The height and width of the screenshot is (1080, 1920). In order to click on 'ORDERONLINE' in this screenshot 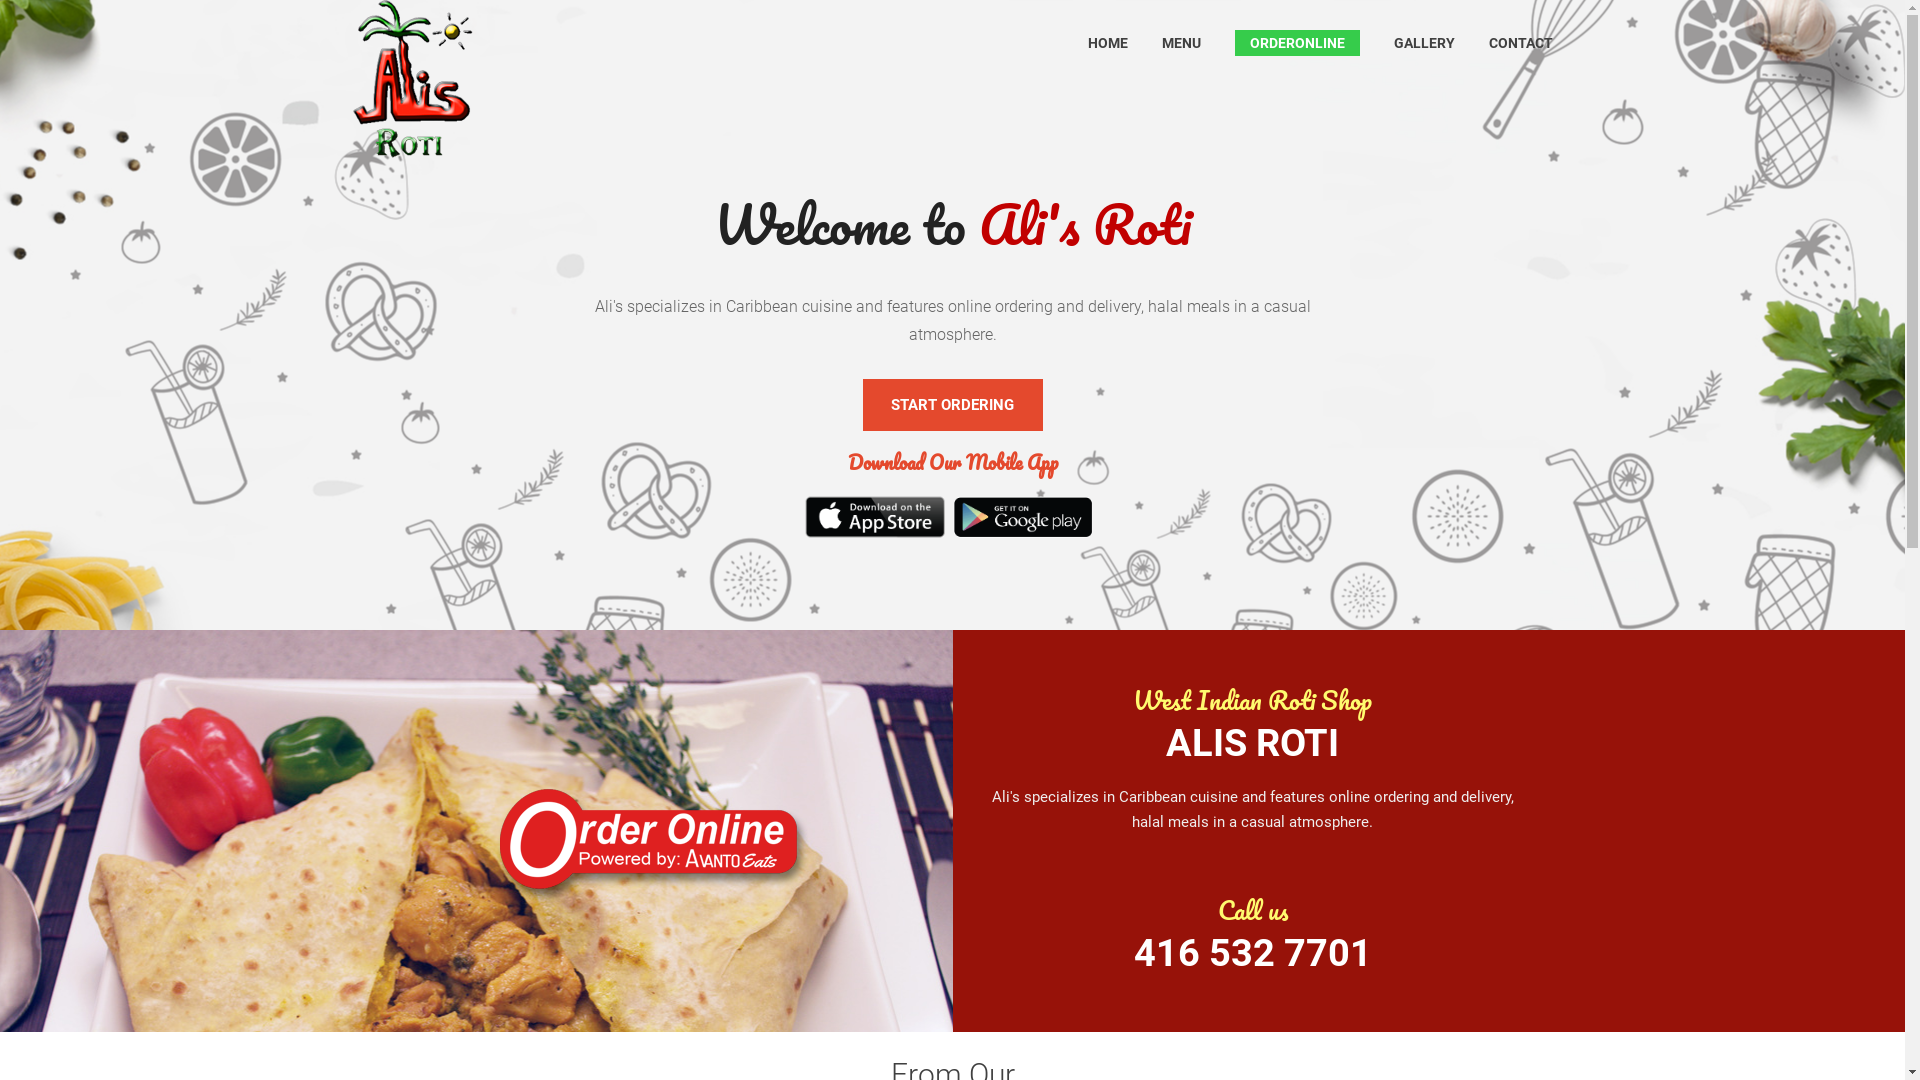, I will do `click(1297, 42)`.